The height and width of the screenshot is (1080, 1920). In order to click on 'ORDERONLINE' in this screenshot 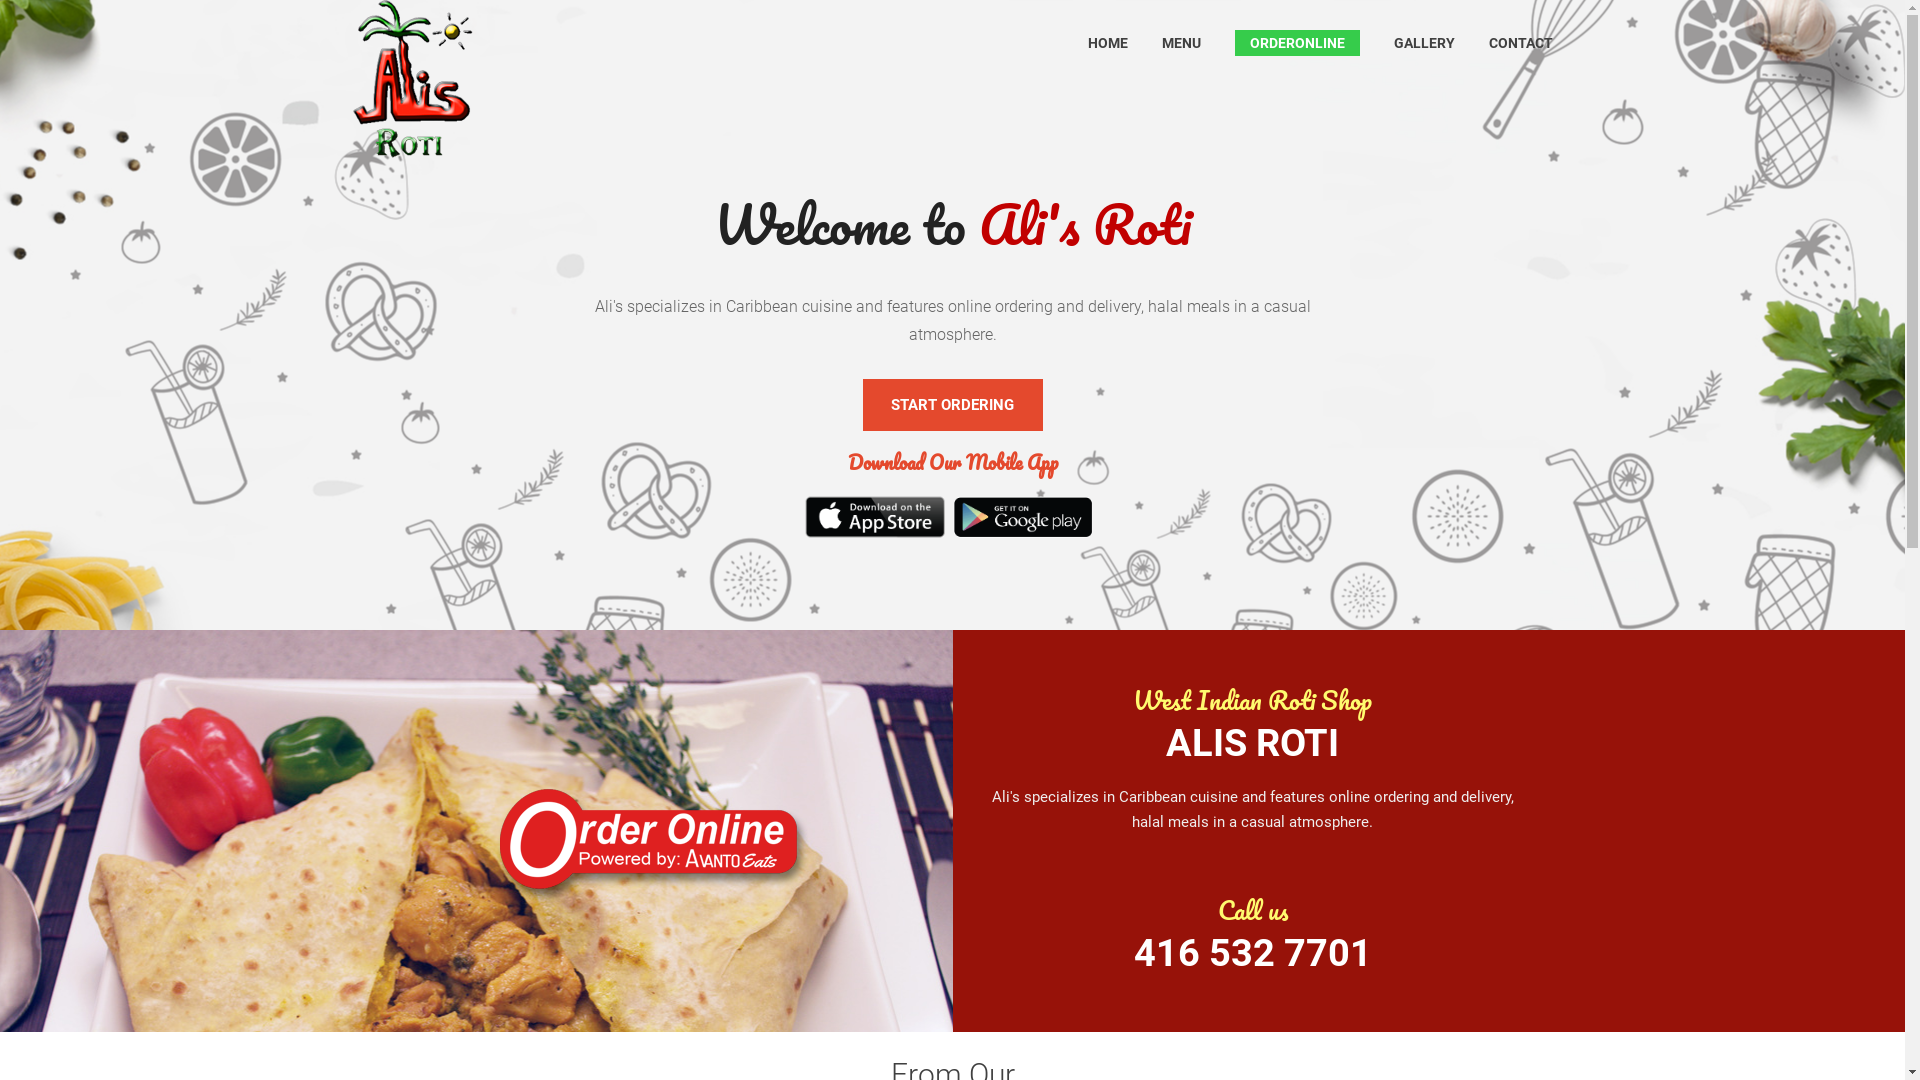, I will do `click(1297, 42)`.